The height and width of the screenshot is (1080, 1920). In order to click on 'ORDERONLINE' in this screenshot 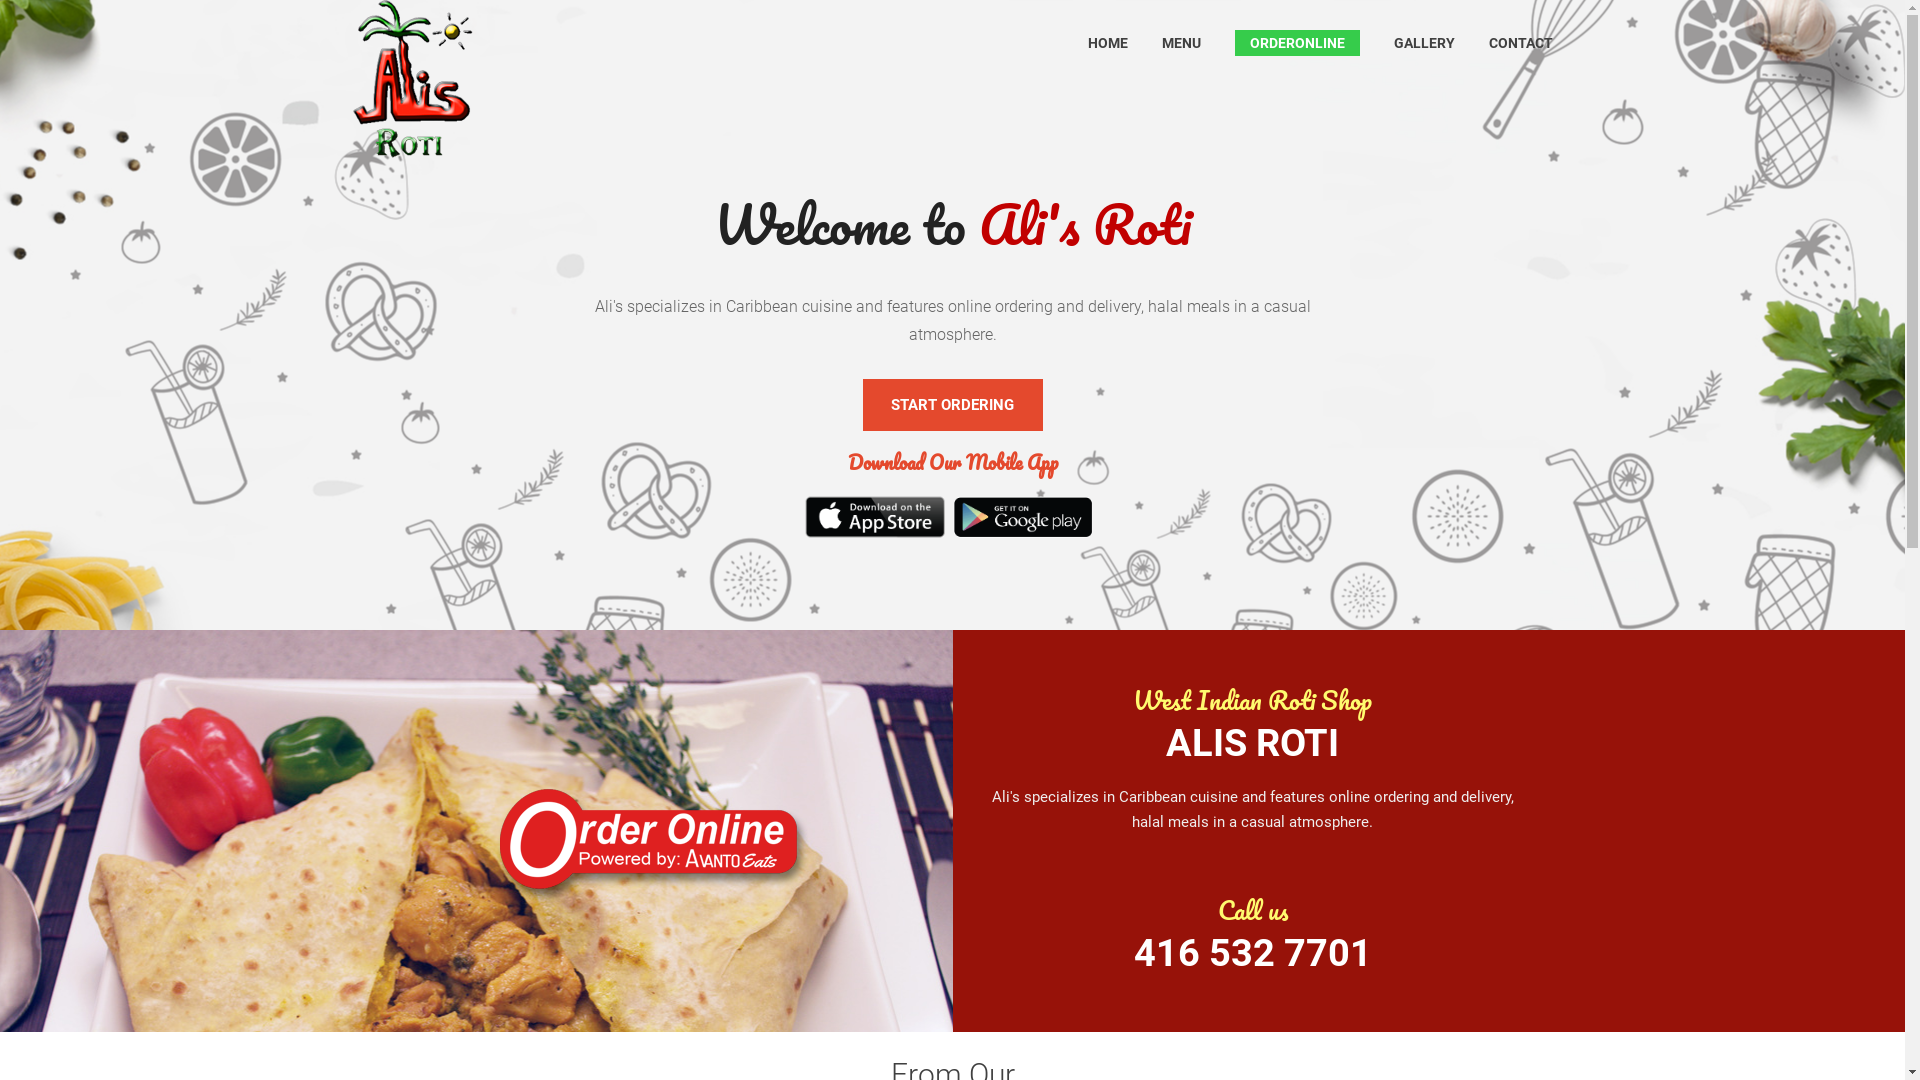, I will do `click(1297, 42)`.